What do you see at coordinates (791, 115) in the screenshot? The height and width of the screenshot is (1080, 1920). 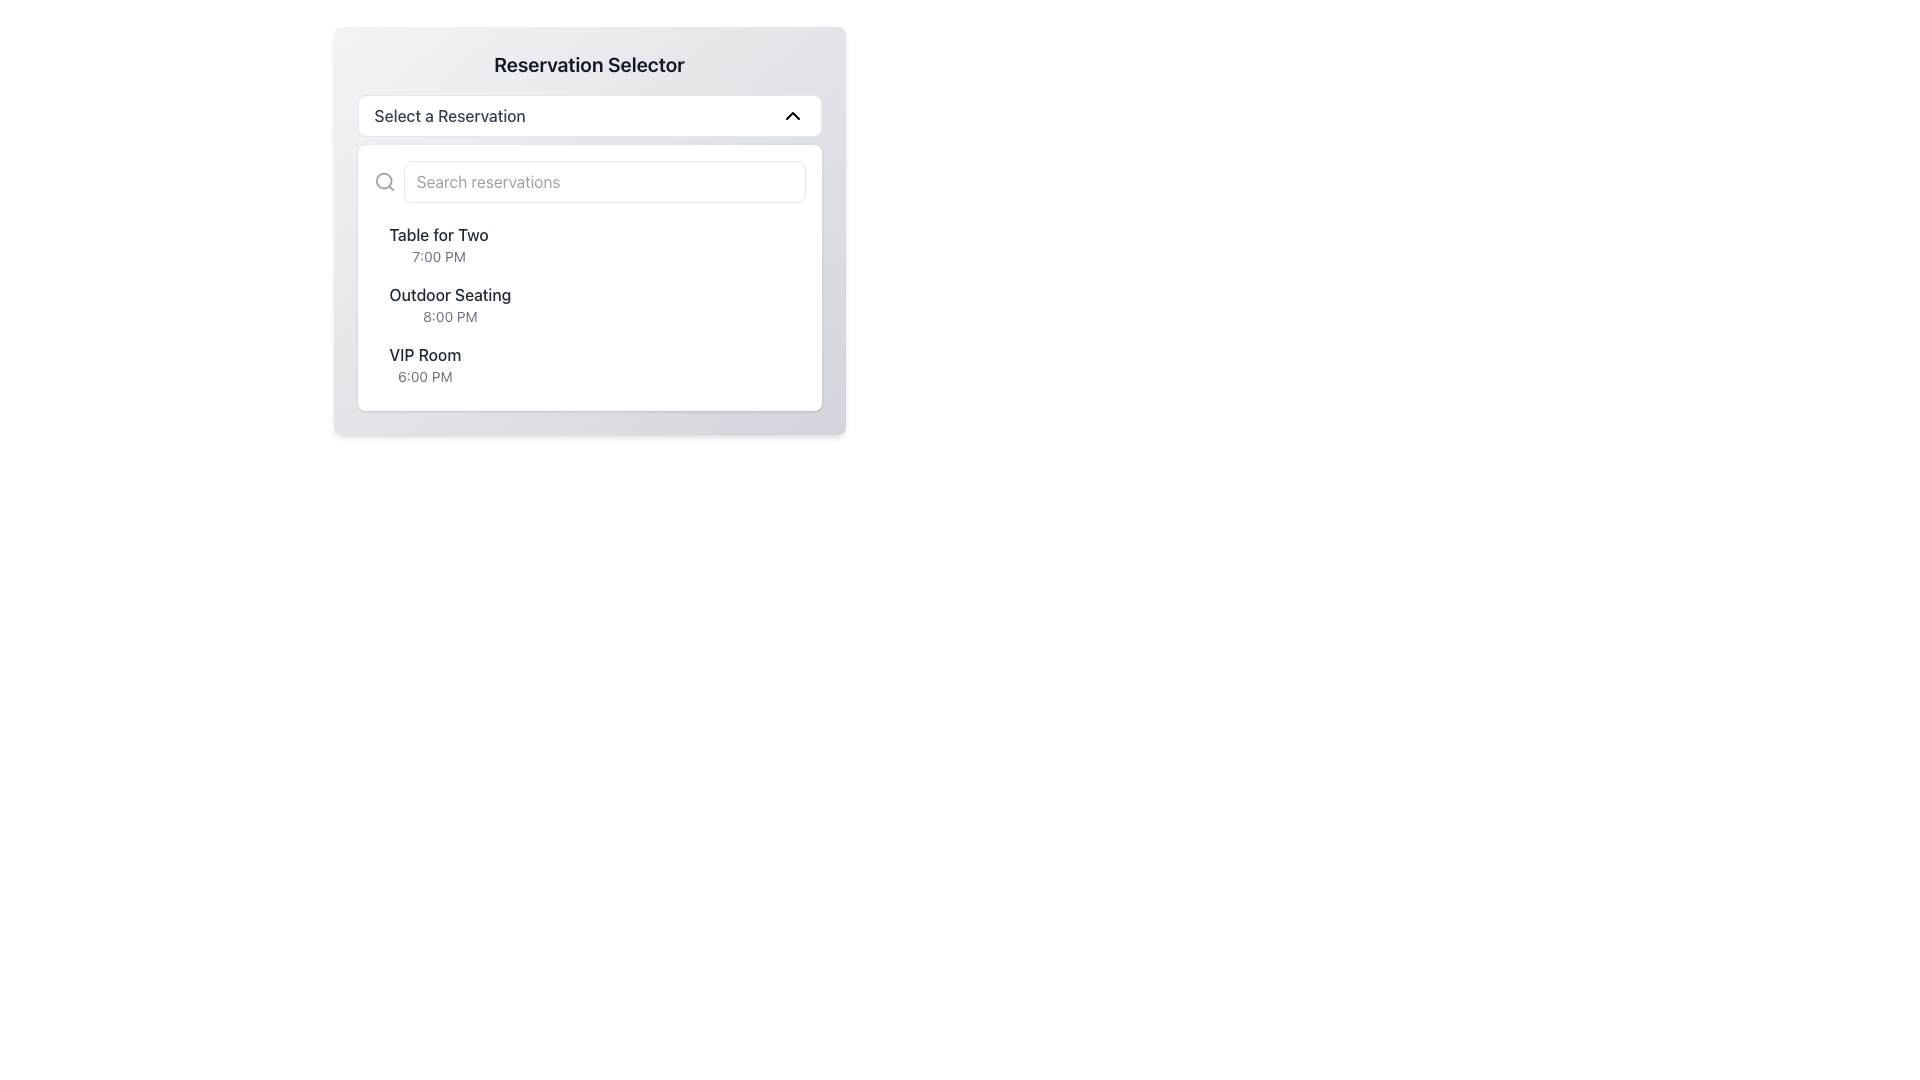 I see `the black downward-facing chevron icon located to the right of the 'Select a Reservation' text` at bounding box center [791, 115].